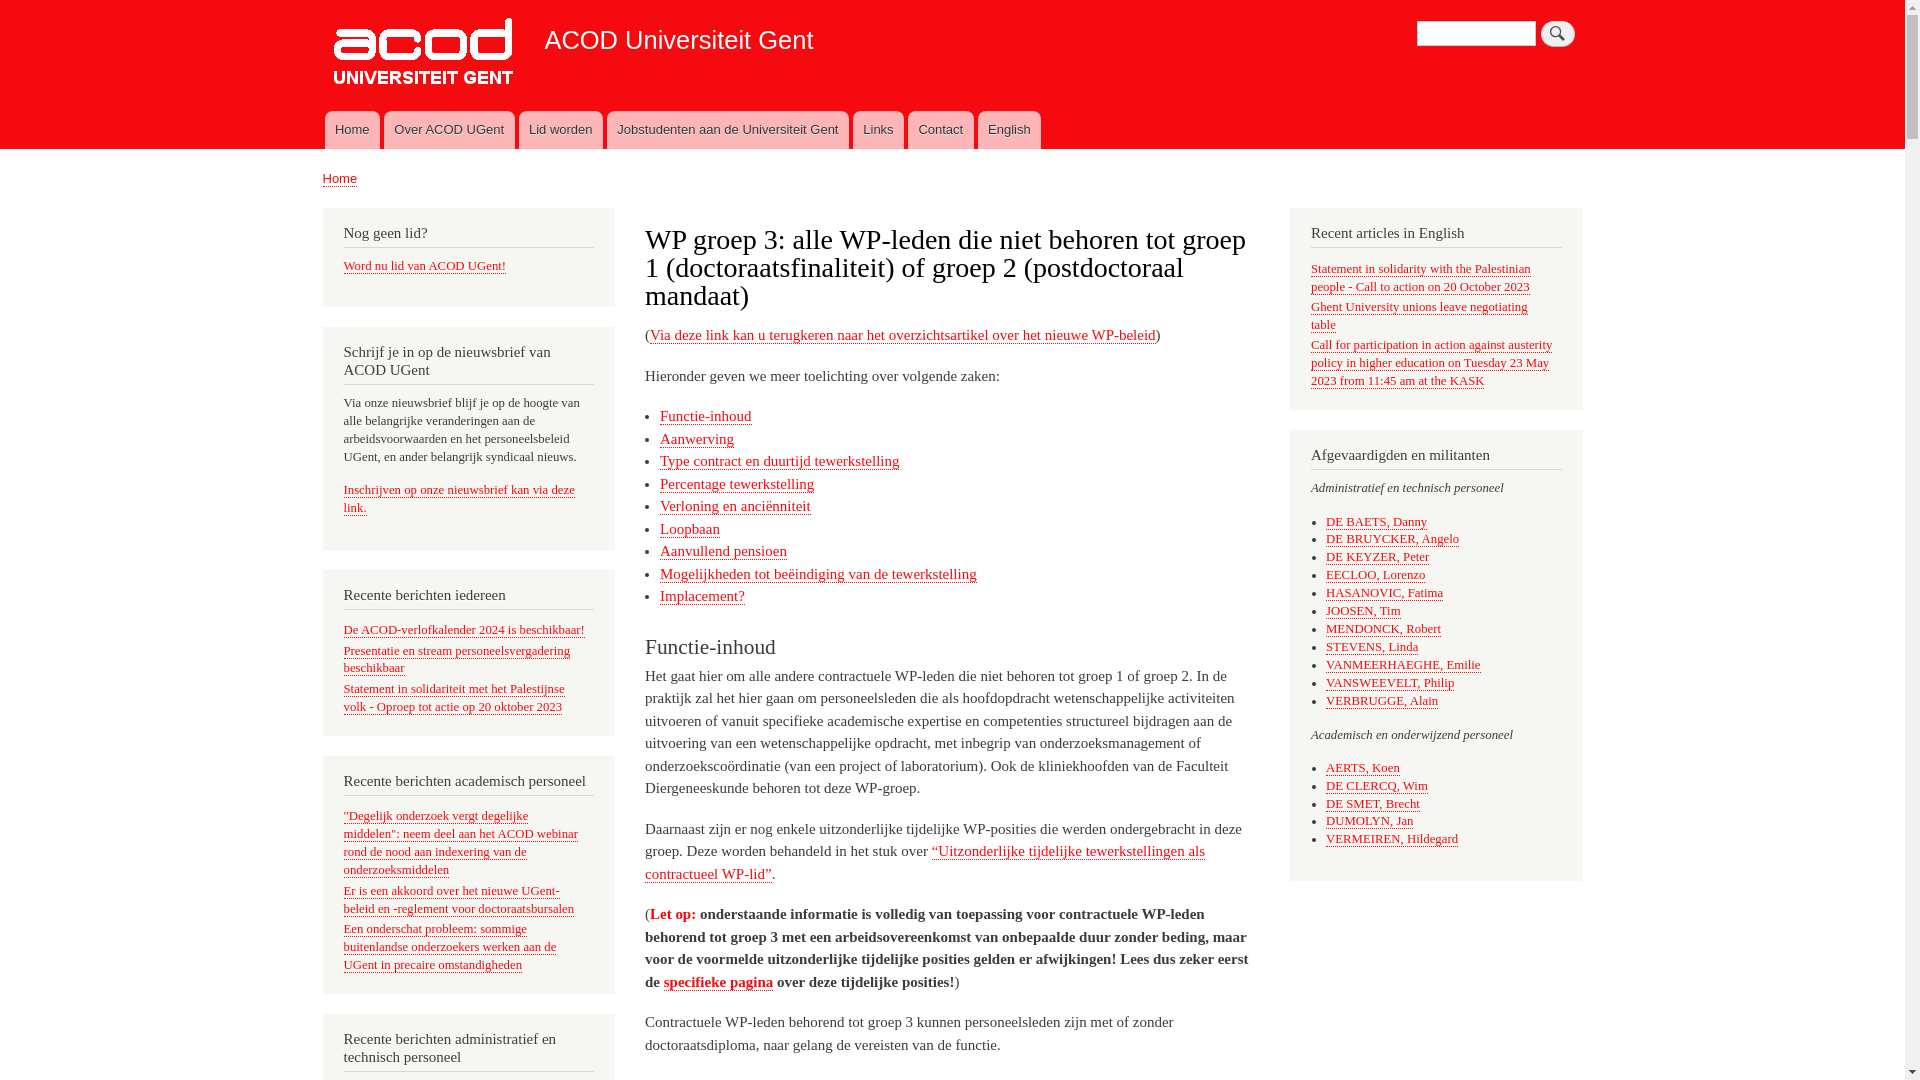  I want to click on 'Home', so click(351, 130).